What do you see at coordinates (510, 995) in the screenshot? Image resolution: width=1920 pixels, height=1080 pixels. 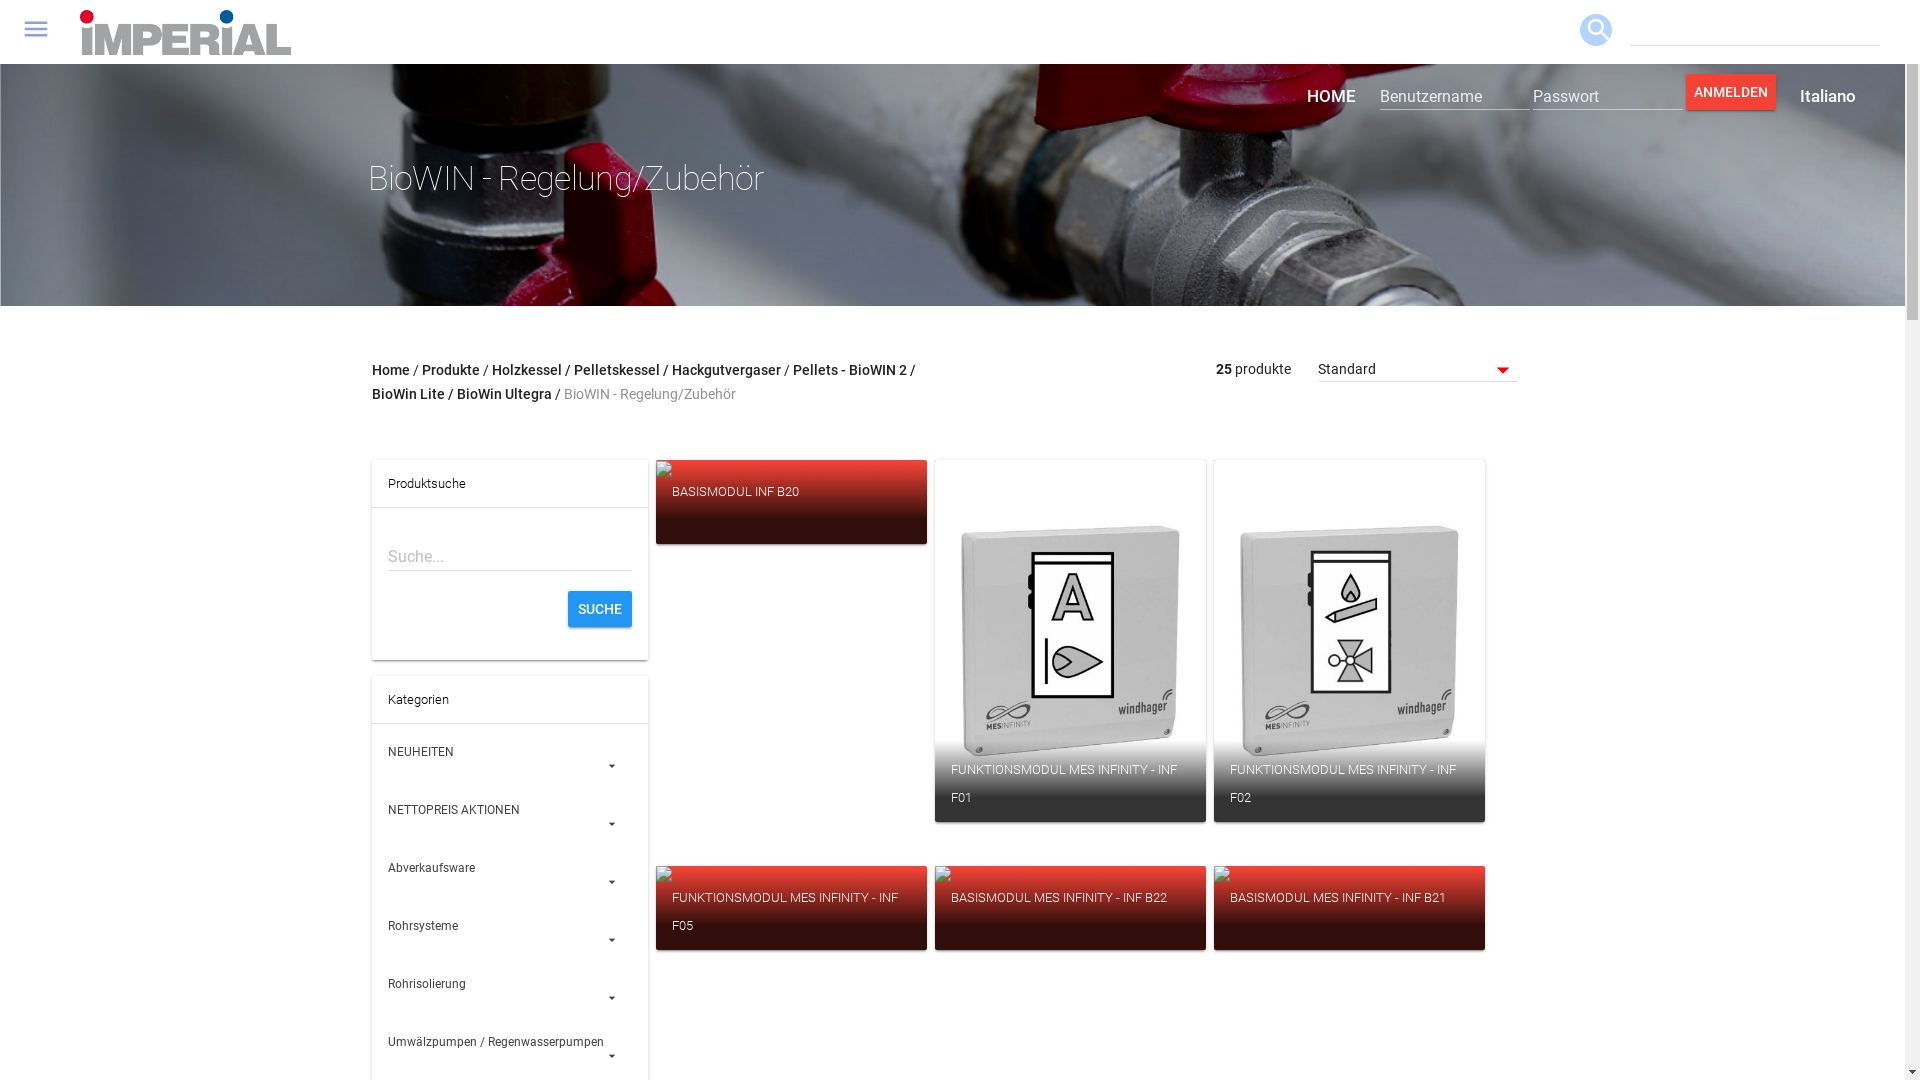 I see `'Rohrisolierung` at bounding box center [510, 995].